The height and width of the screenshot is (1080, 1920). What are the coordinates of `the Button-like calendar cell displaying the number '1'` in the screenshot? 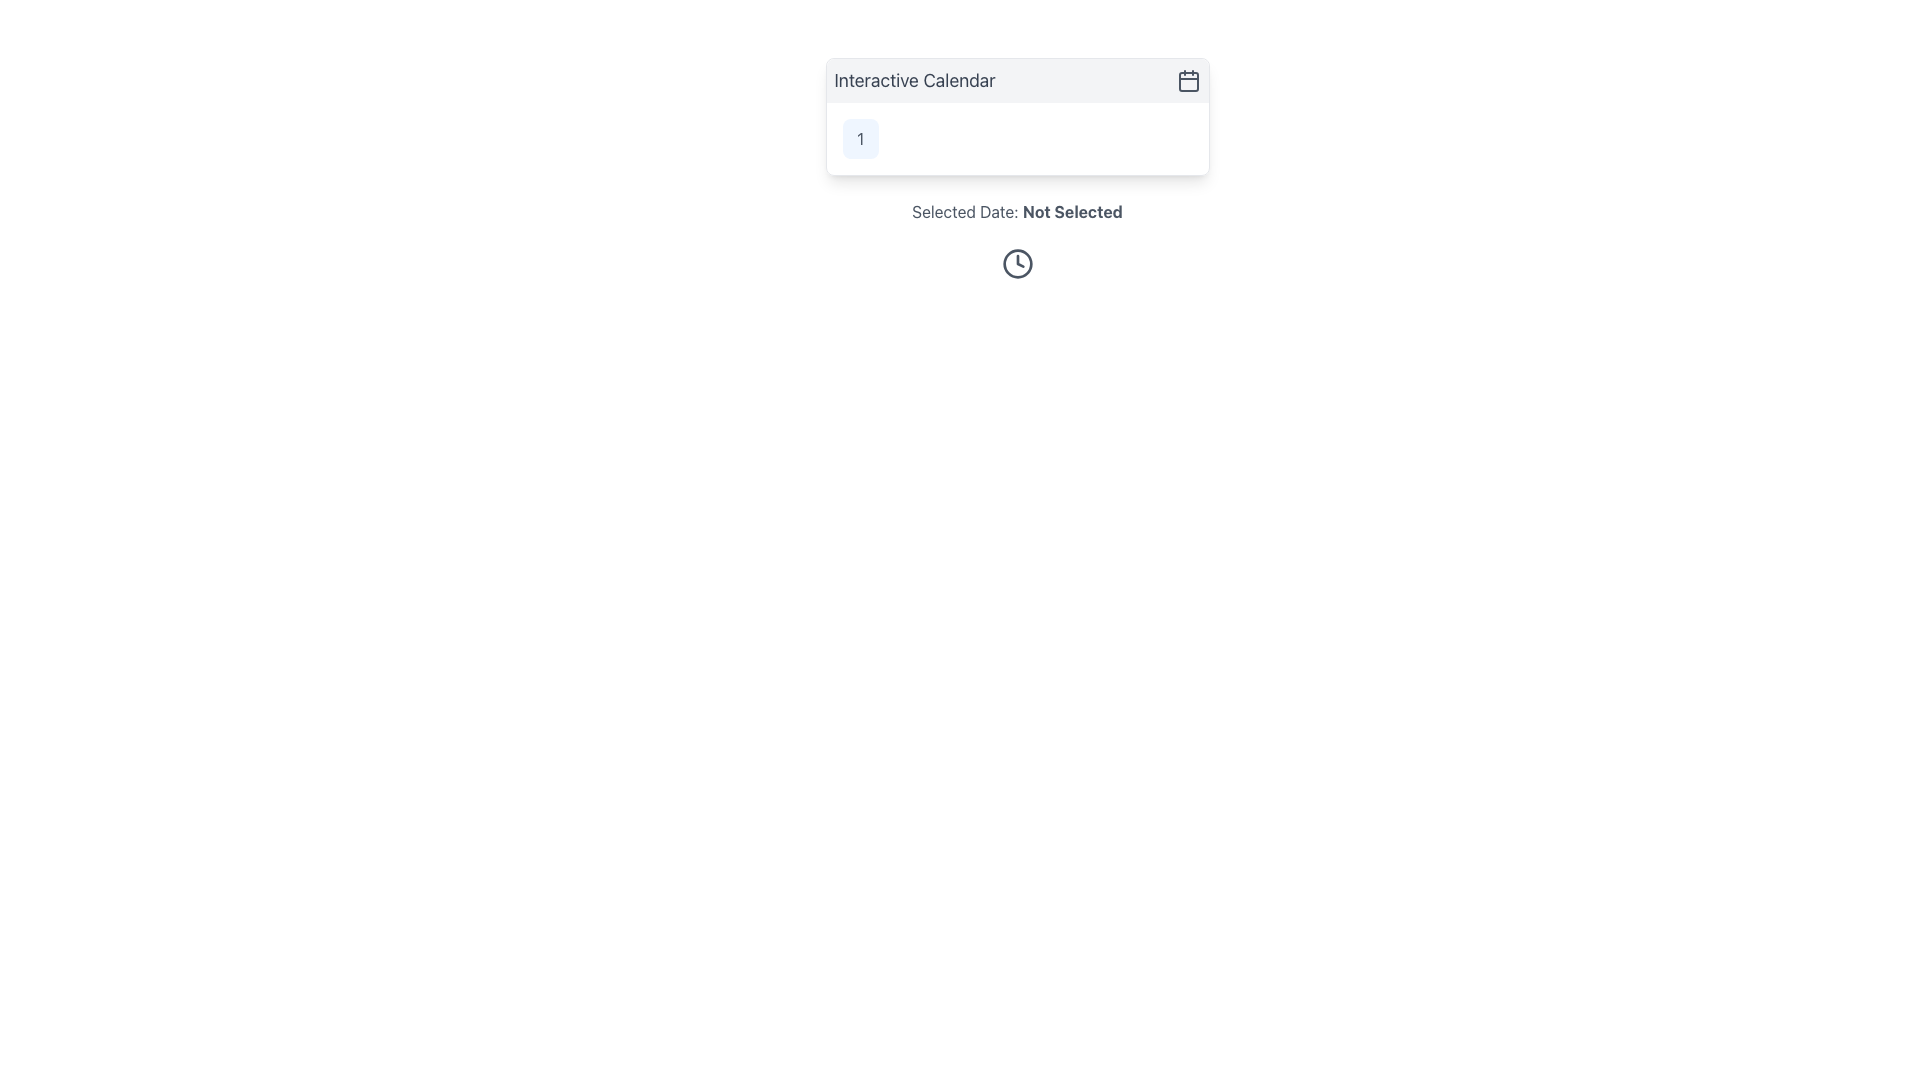 It's located at (1017, 137).